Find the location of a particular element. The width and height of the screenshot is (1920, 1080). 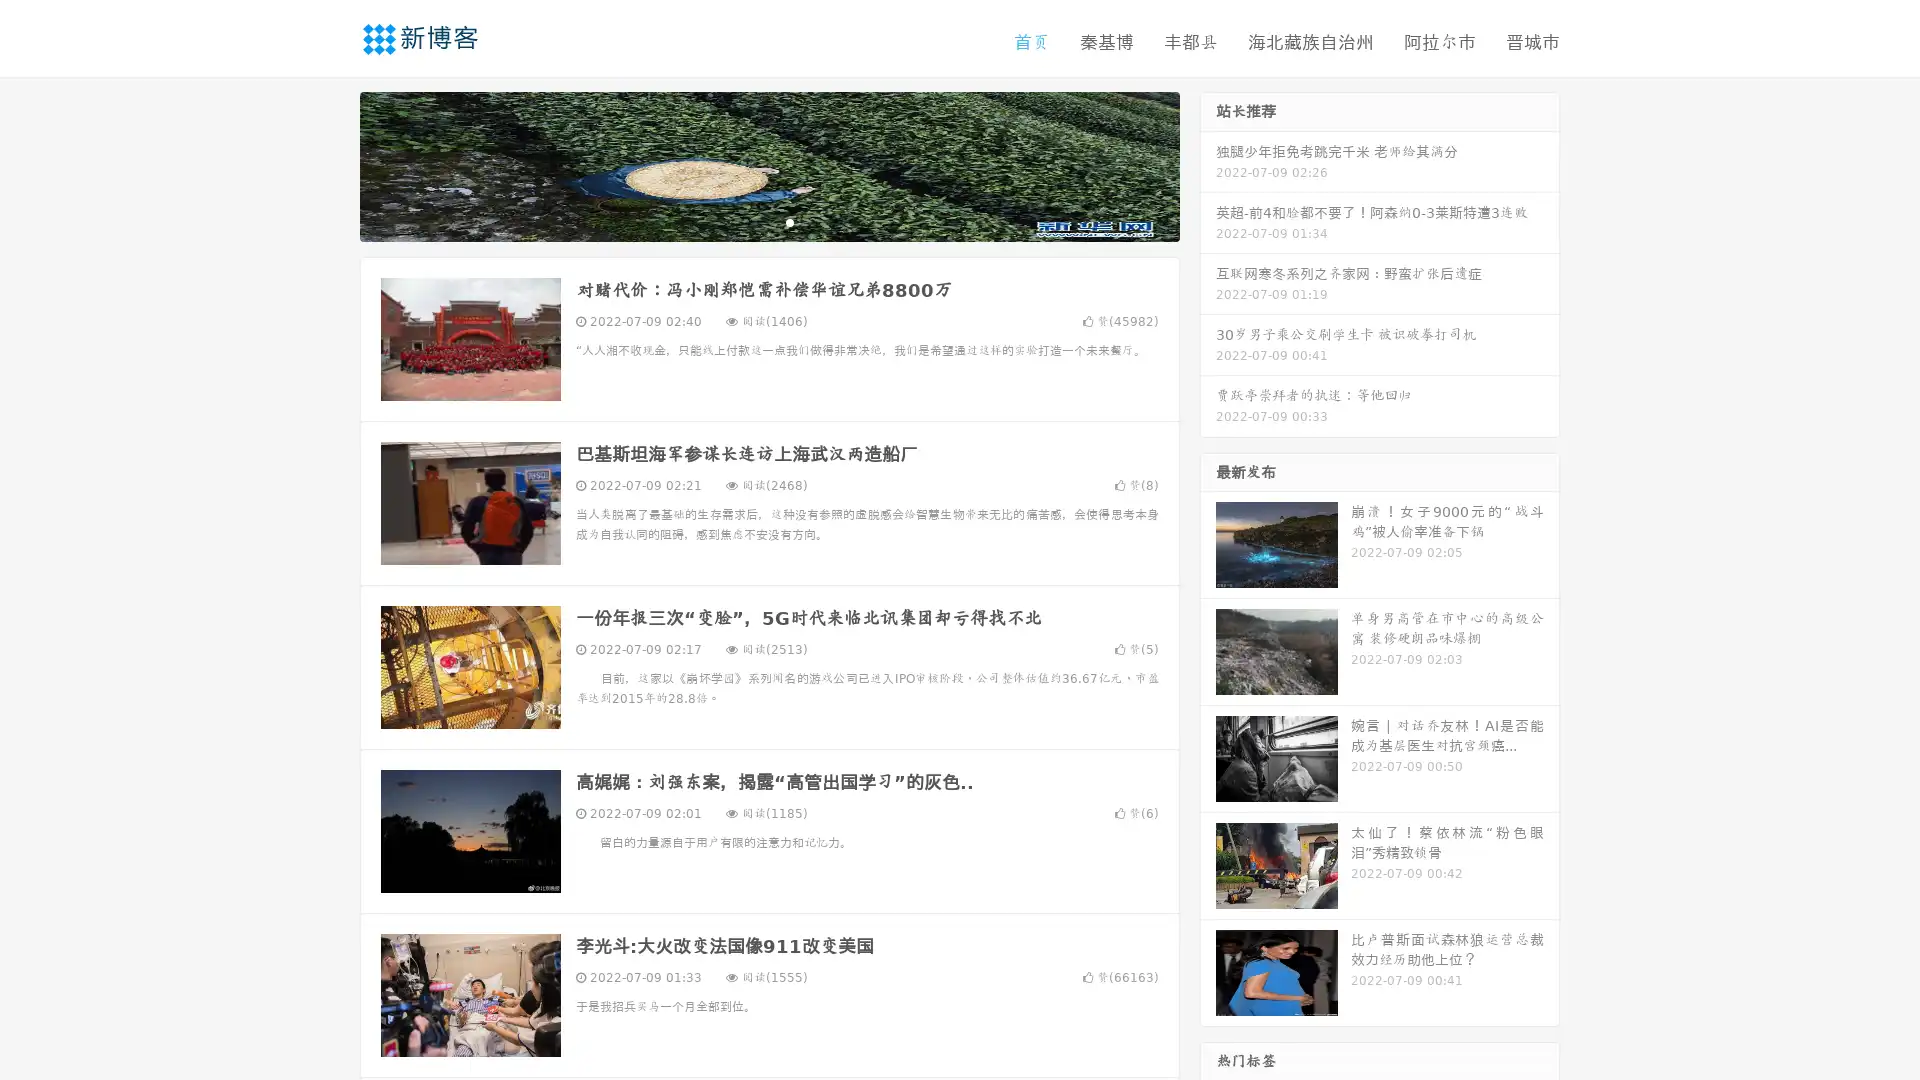

Go to slide 2 is located at coordinates (768, 225).